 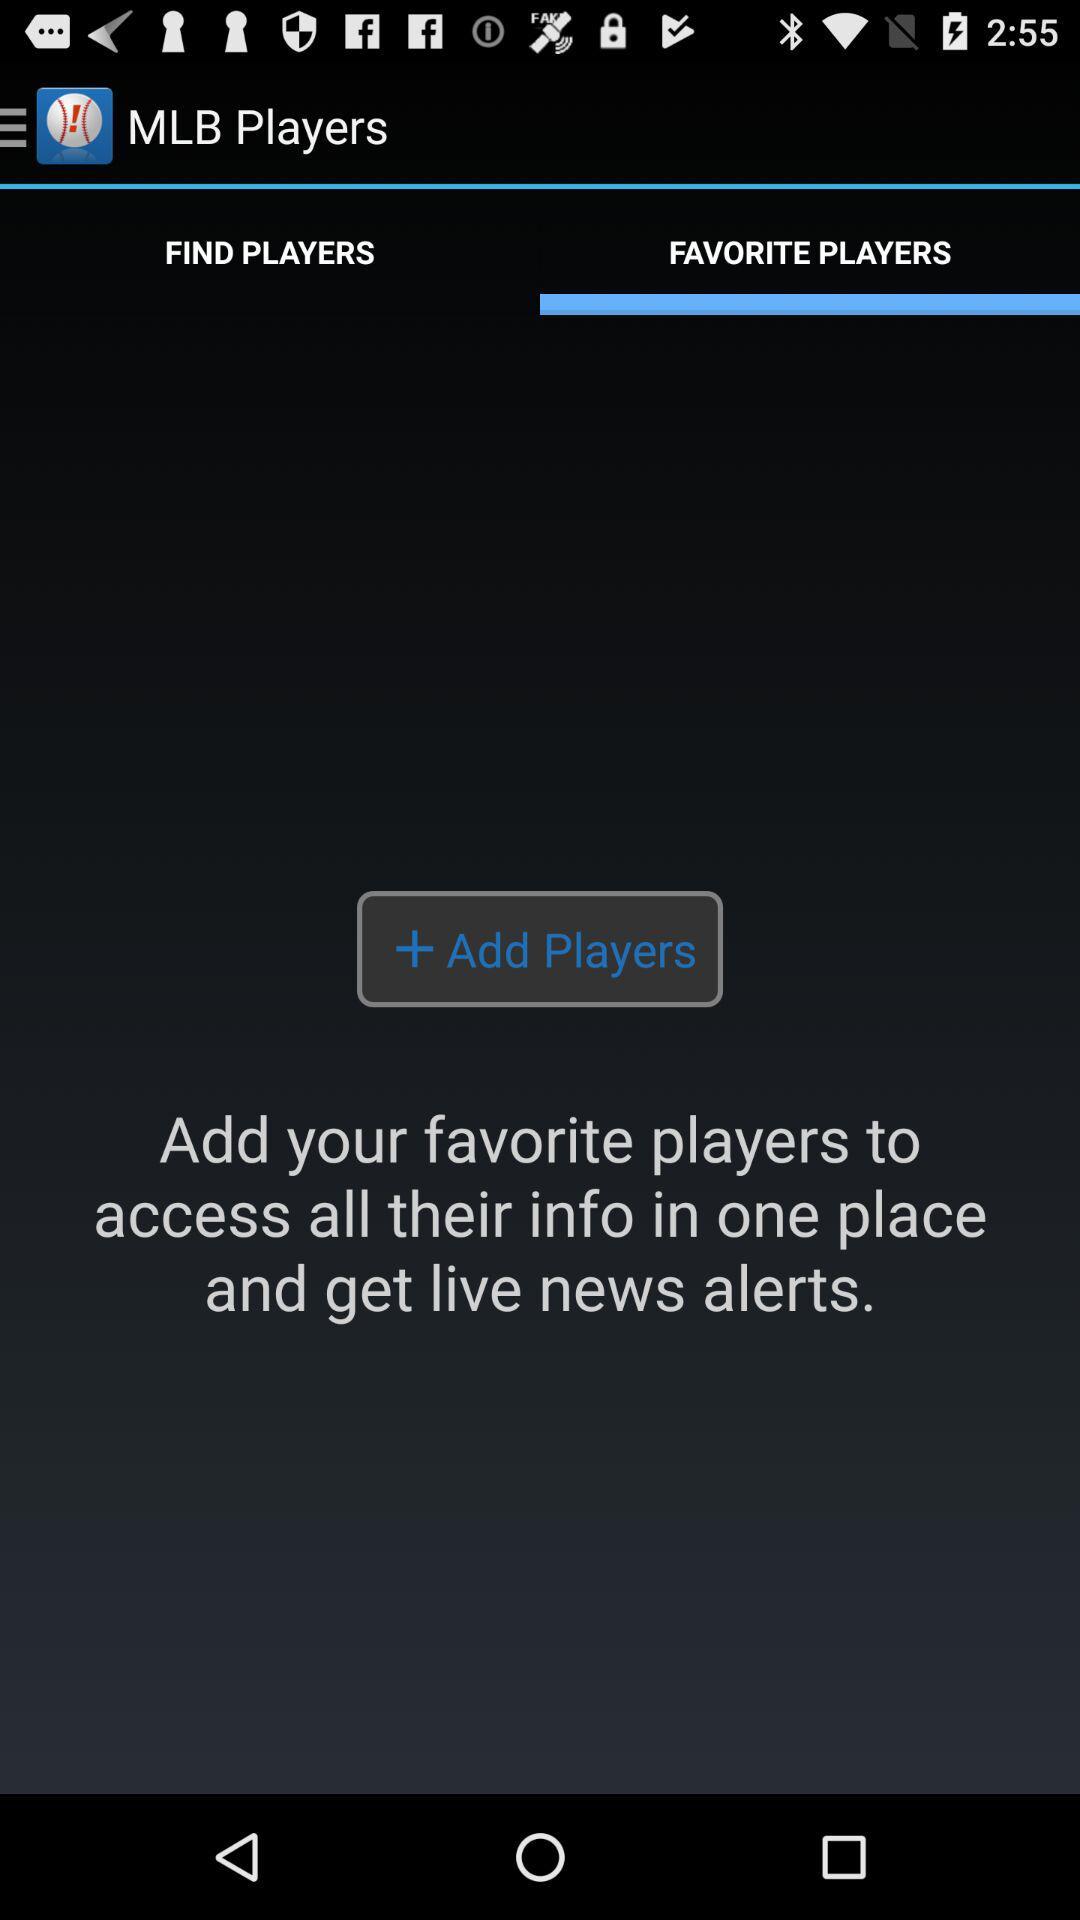 I want to click on the app to the left of the favorite players app, so click(x=270, y=251).